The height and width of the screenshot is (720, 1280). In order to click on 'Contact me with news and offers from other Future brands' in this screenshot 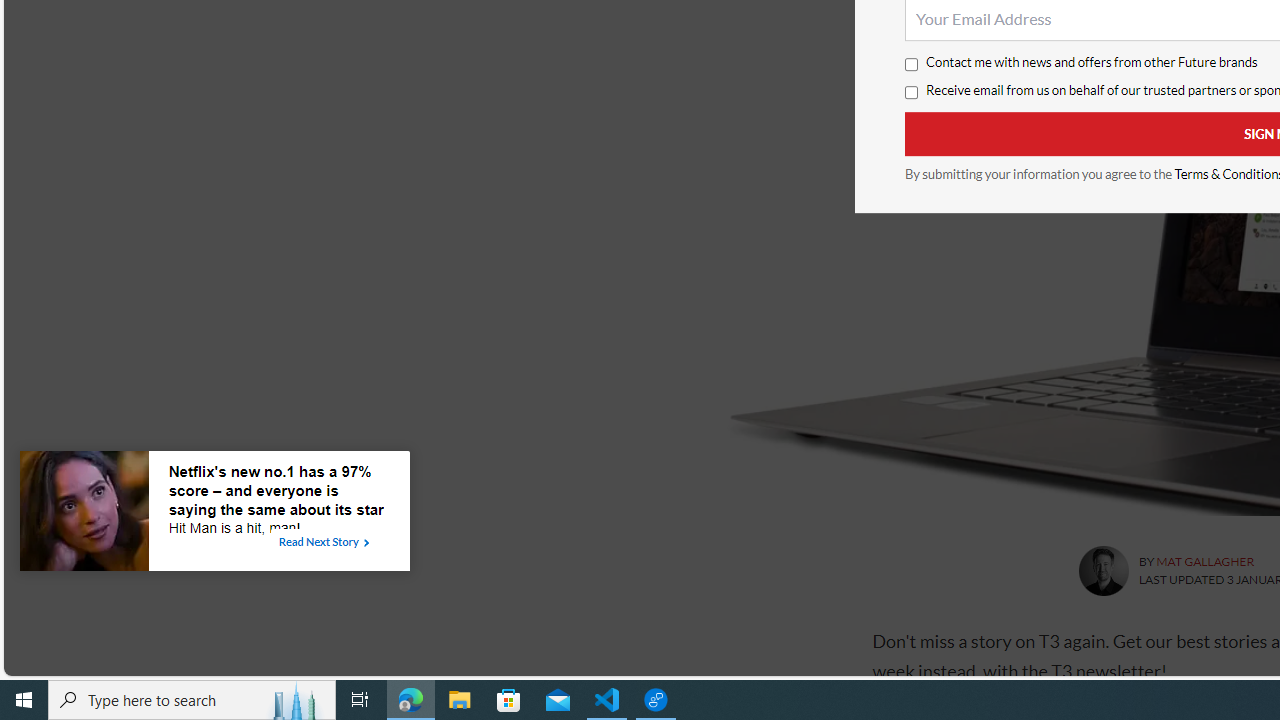, I will do `click(910, 64)`.